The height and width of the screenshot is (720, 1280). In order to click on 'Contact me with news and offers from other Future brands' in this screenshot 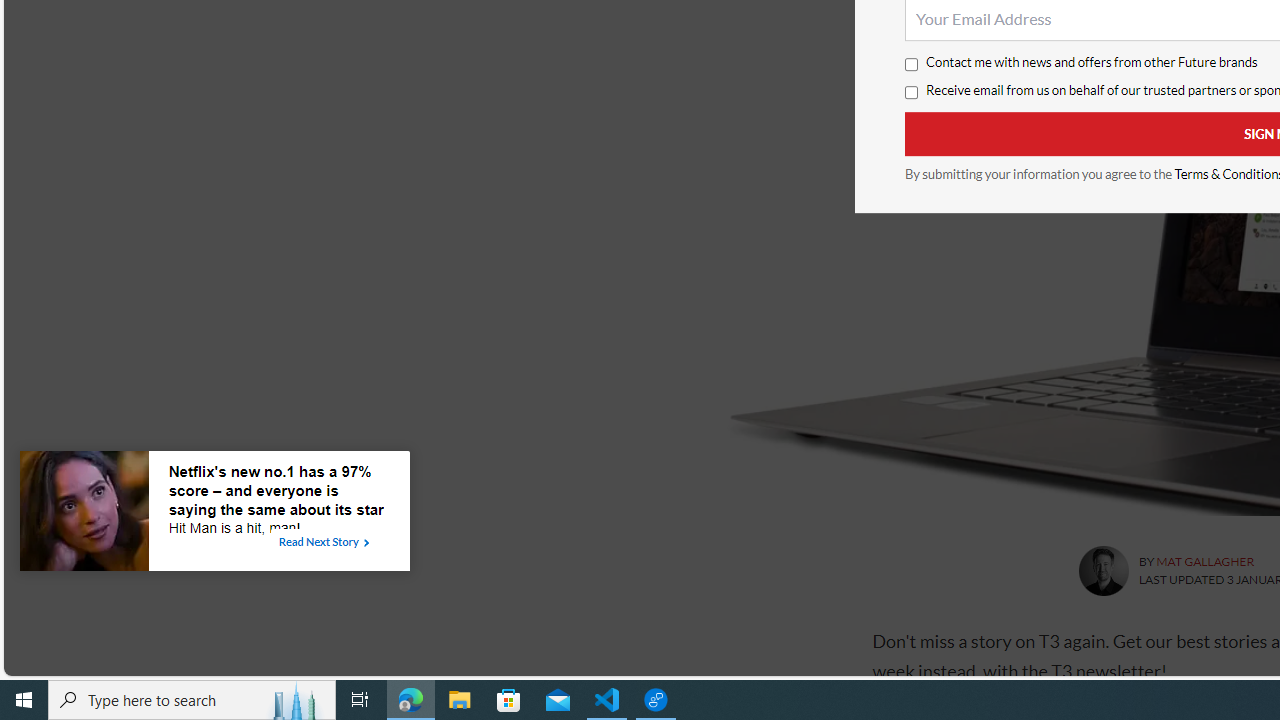, I will do `click(910, 64)`.